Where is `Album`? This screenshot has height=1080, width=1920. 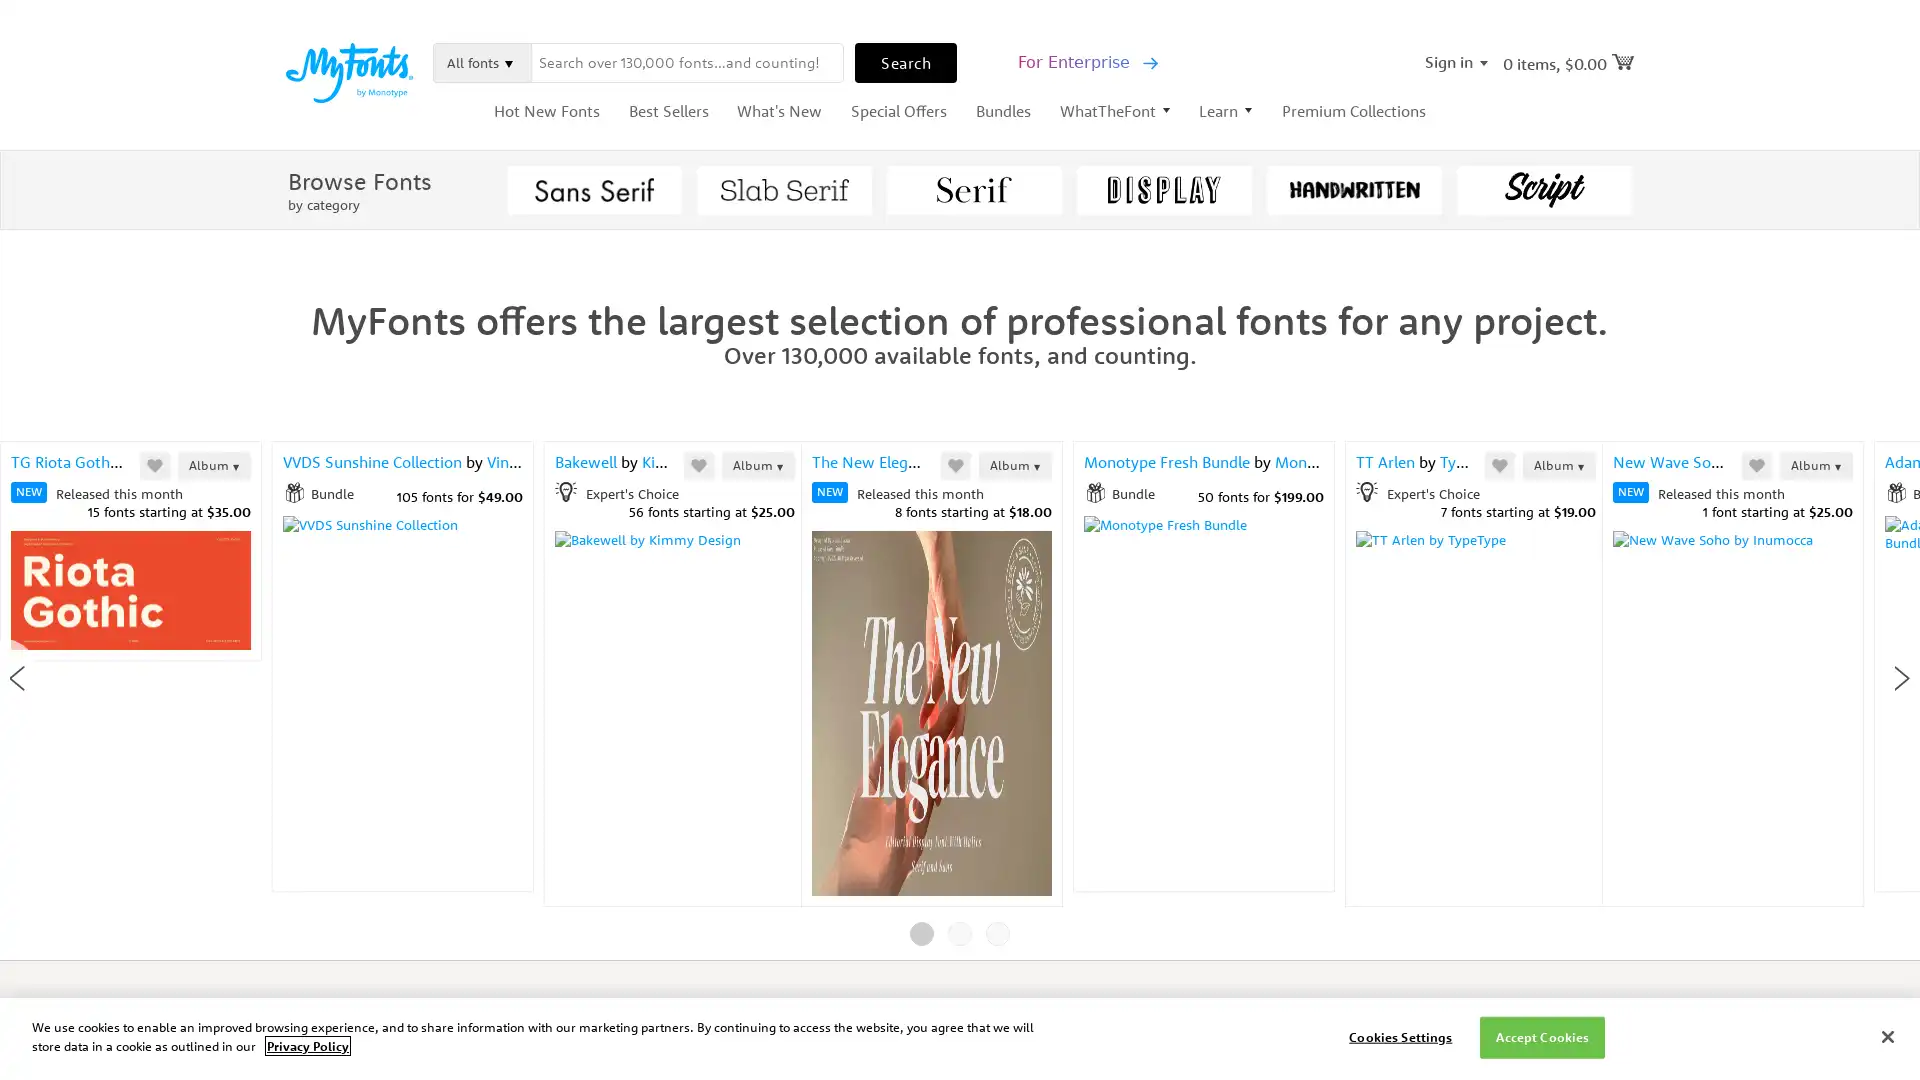
Album is located at coordinates (578, 465).